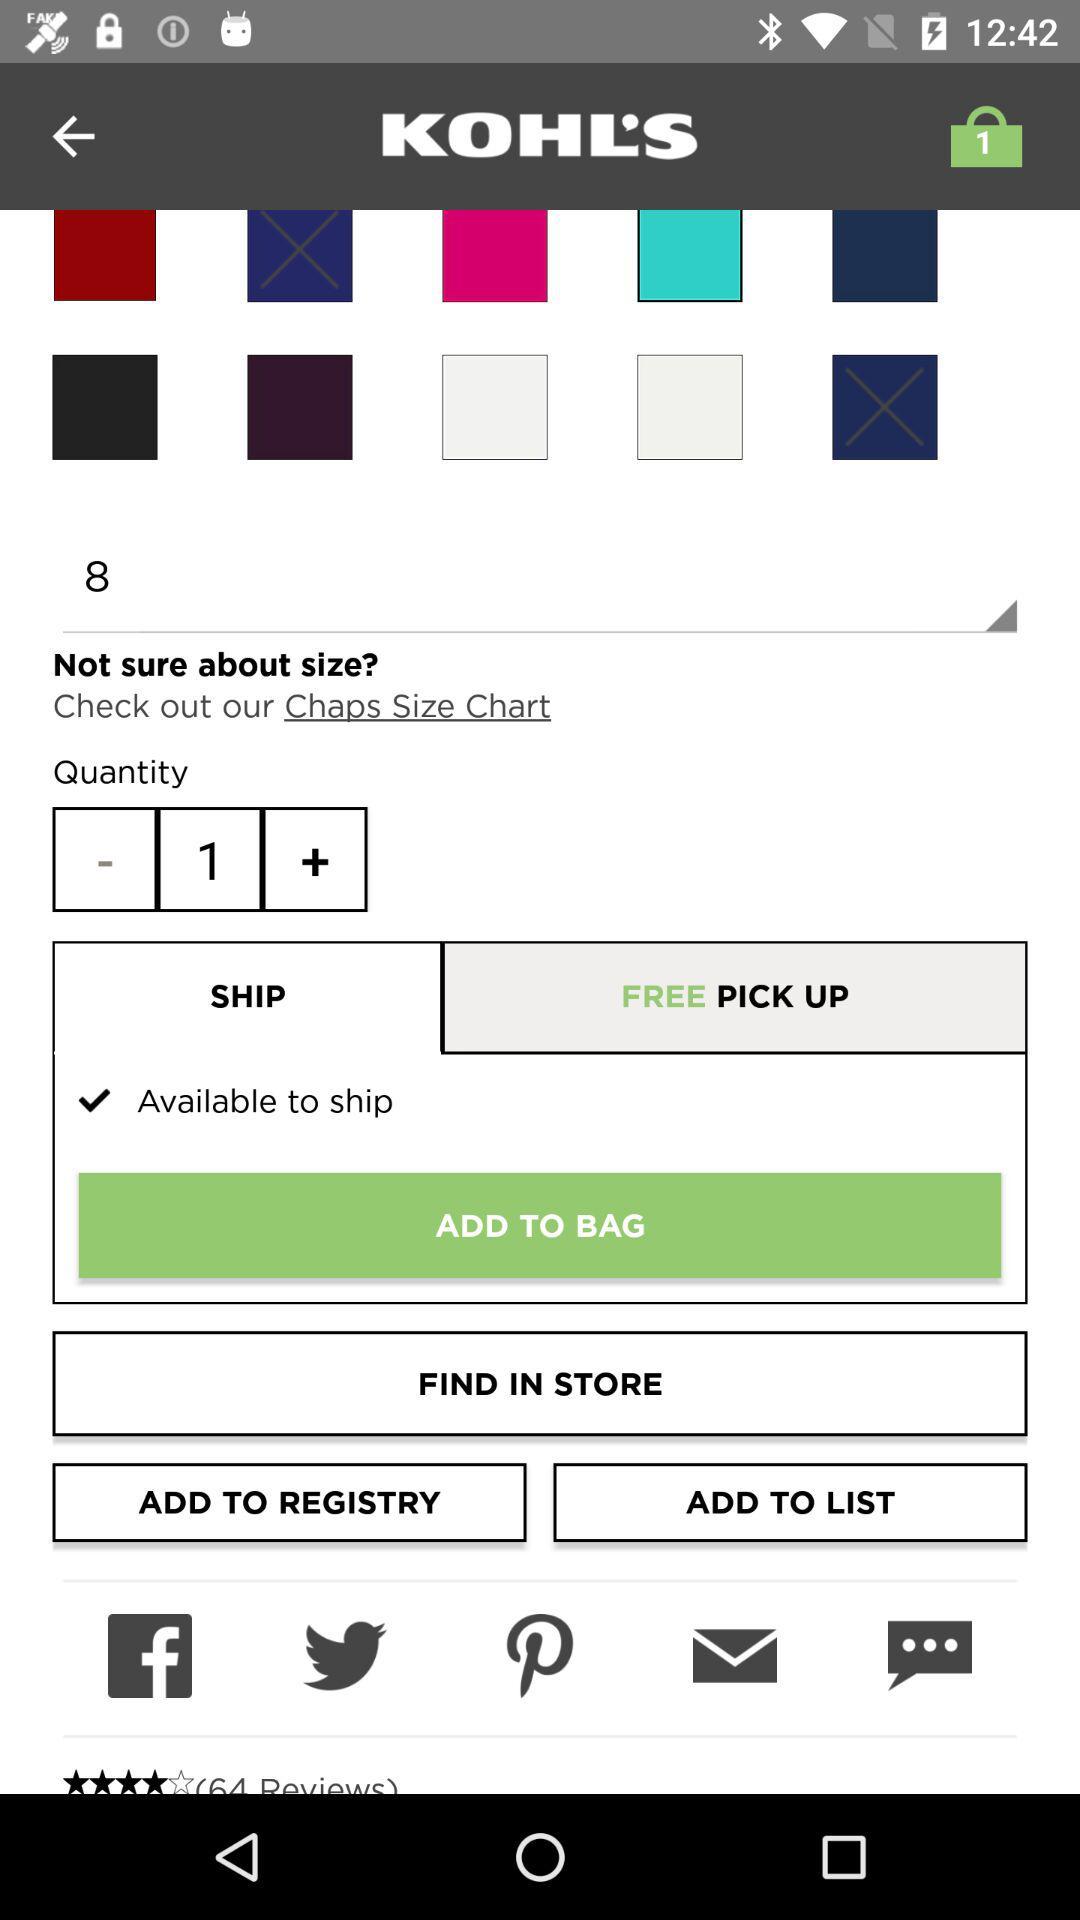 The width and height of the screenshot is (1080, 1920). Describe the element at coordinates (735, 1656) in the screenshot. I see `email kohls` at that location.